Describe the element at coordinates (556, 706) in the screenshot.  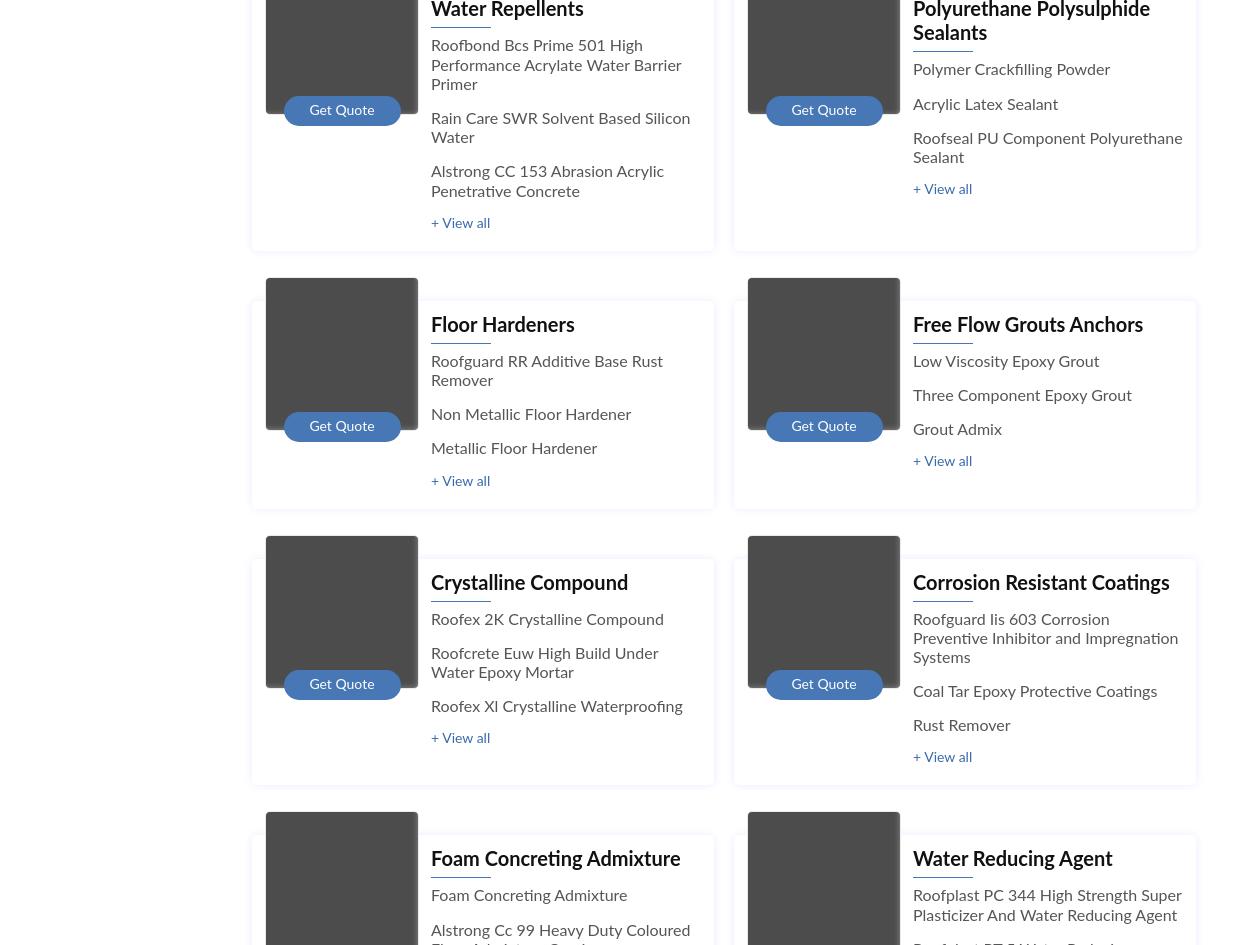
I see `'Roofex Xl Crystalline Waterproofing'` at that location.